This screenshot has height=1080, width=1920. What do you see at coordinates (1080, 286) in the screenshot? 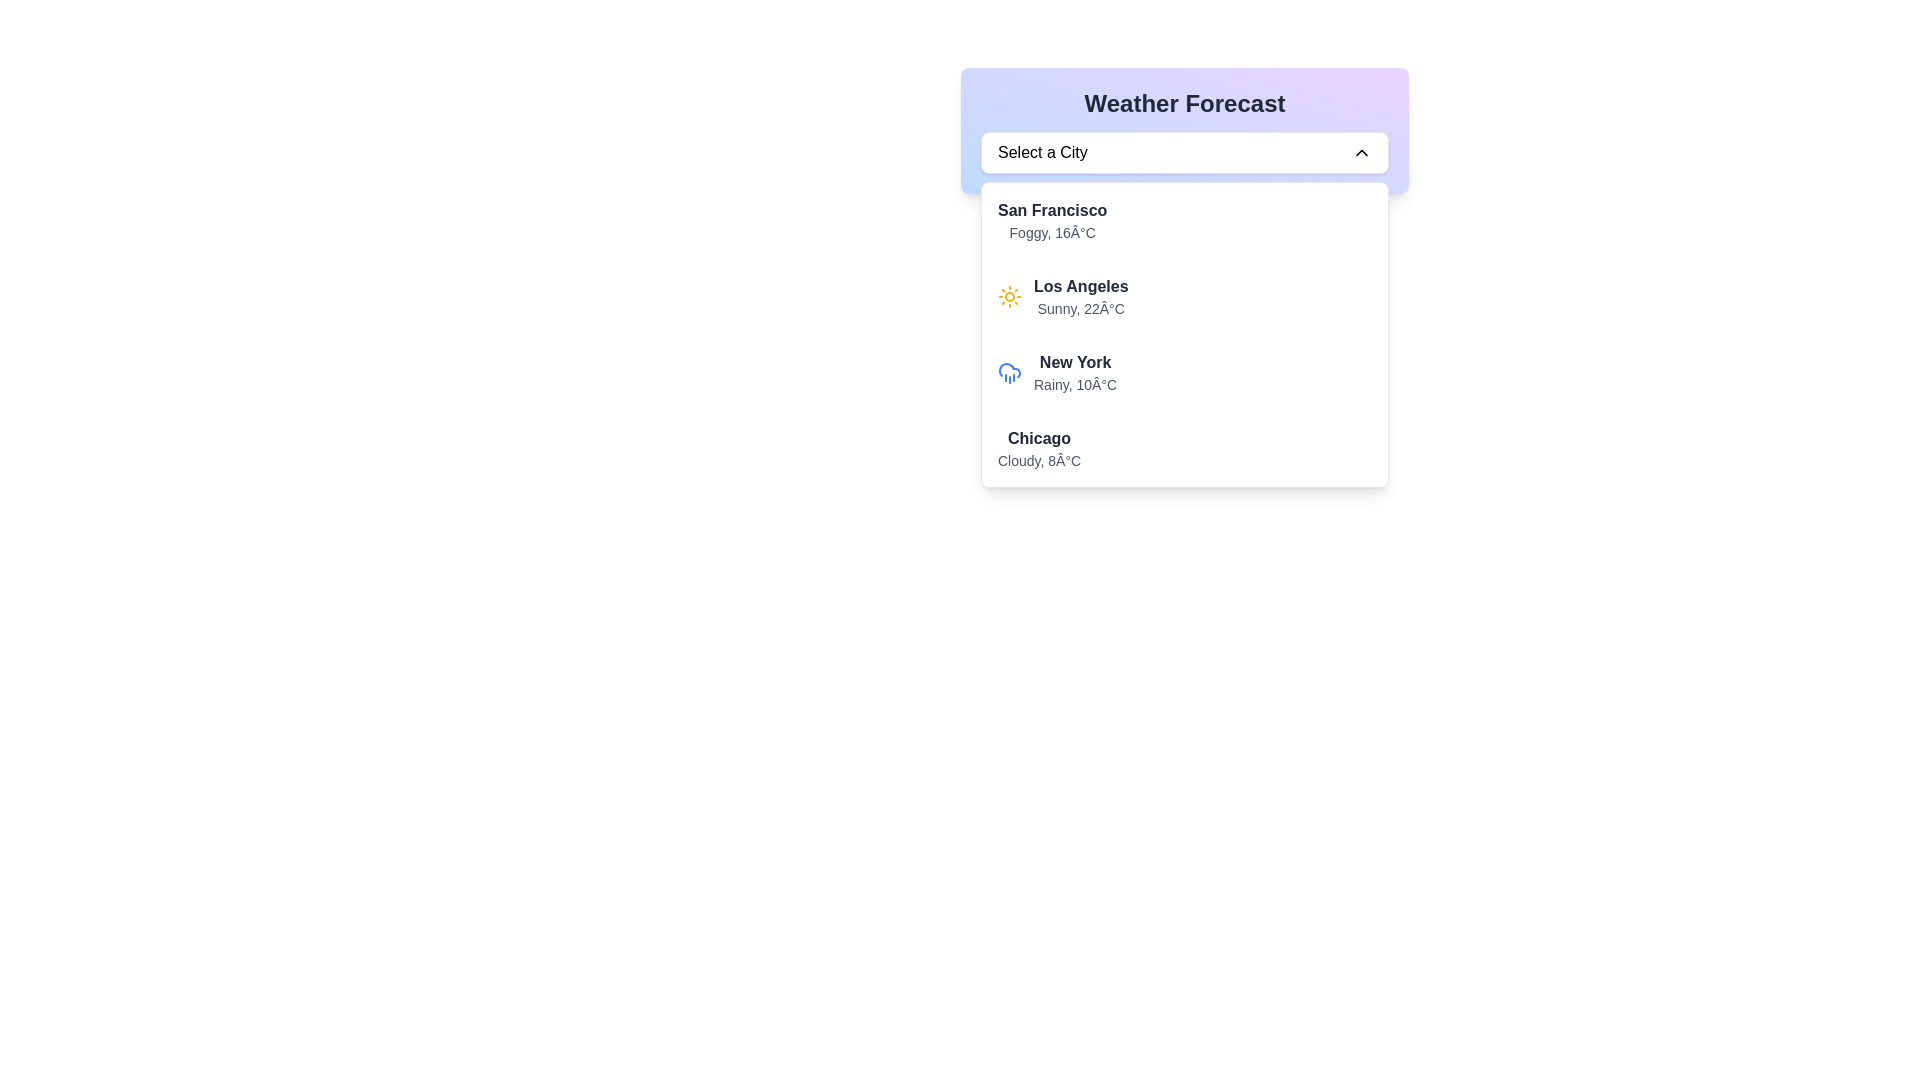
I see `the text label identifying 'Los Angeles' in the weather forecast dropdown list, which is positioned above 'Sunny, 22°C.'` at bounding box center [1080, 286].